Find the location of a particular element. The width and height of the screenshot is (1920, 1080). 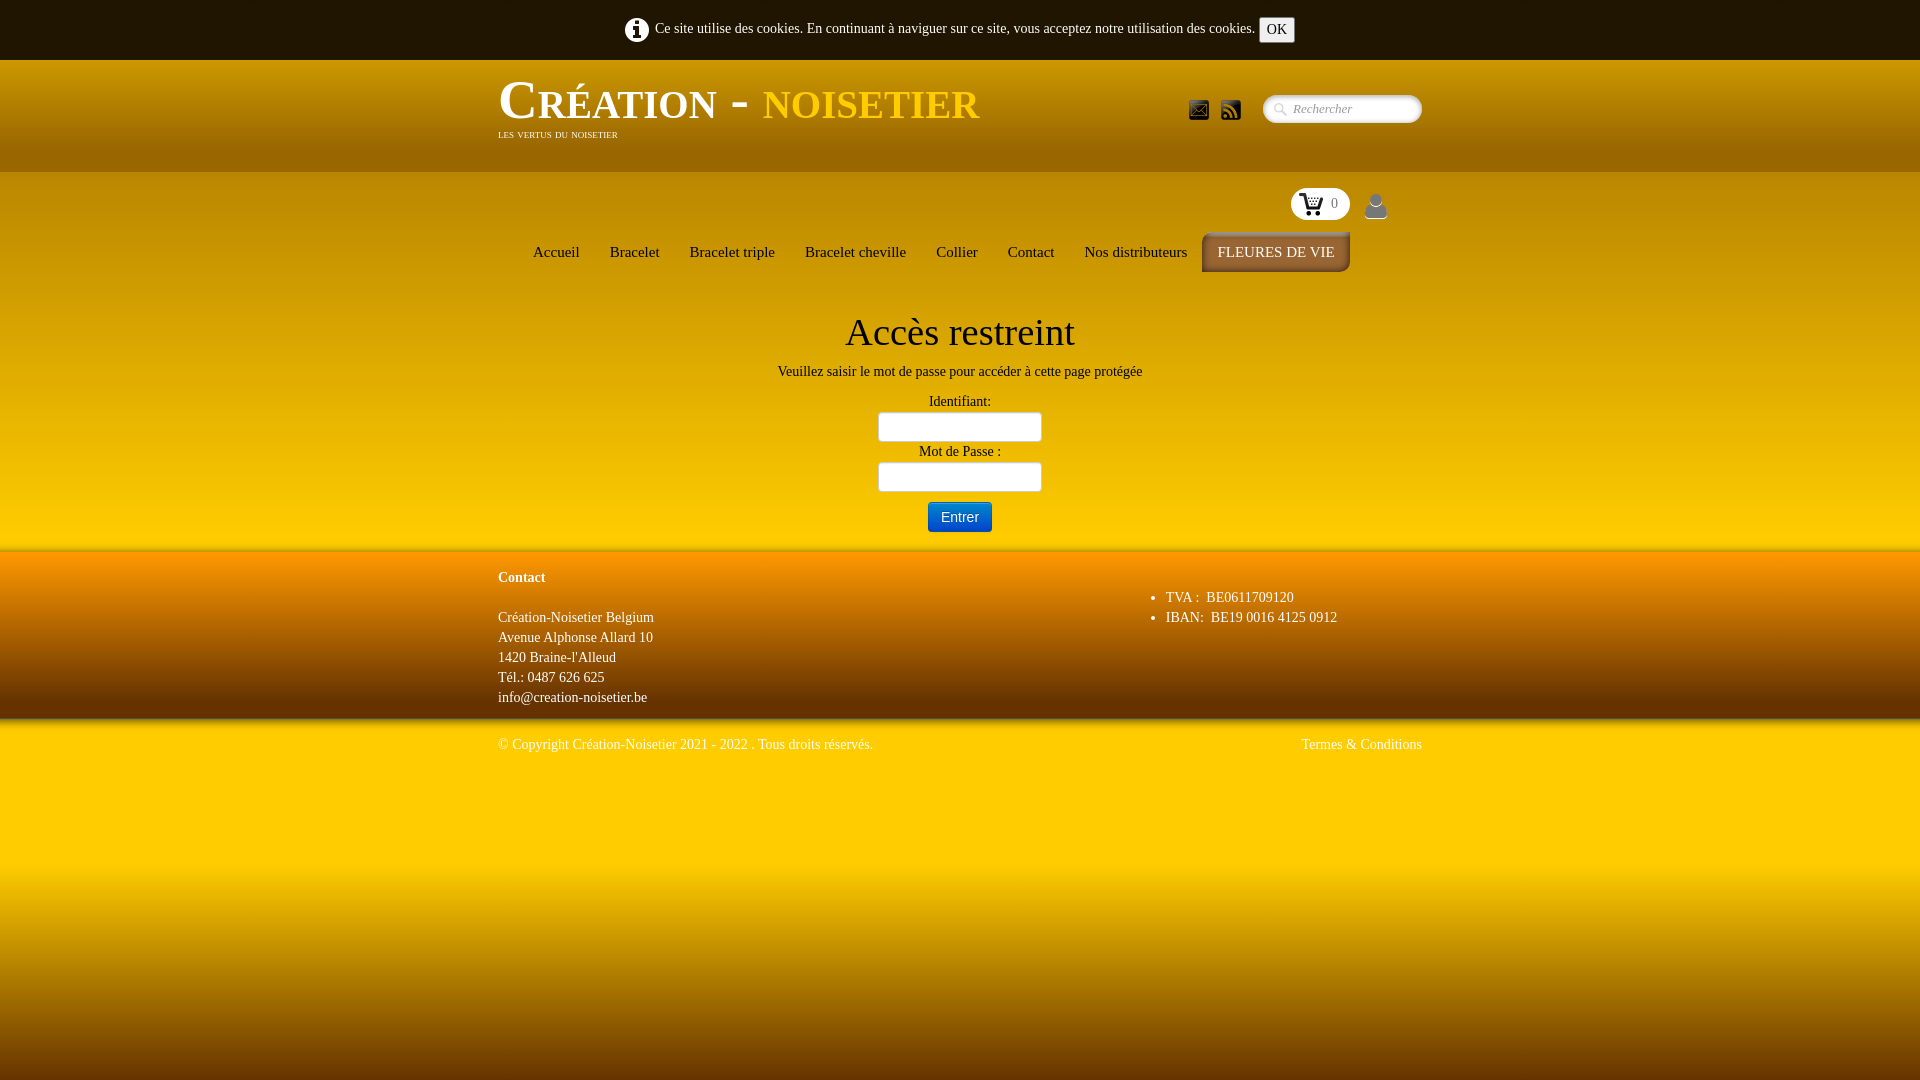

'Mon compte' is located at coordinates (1375, 207).